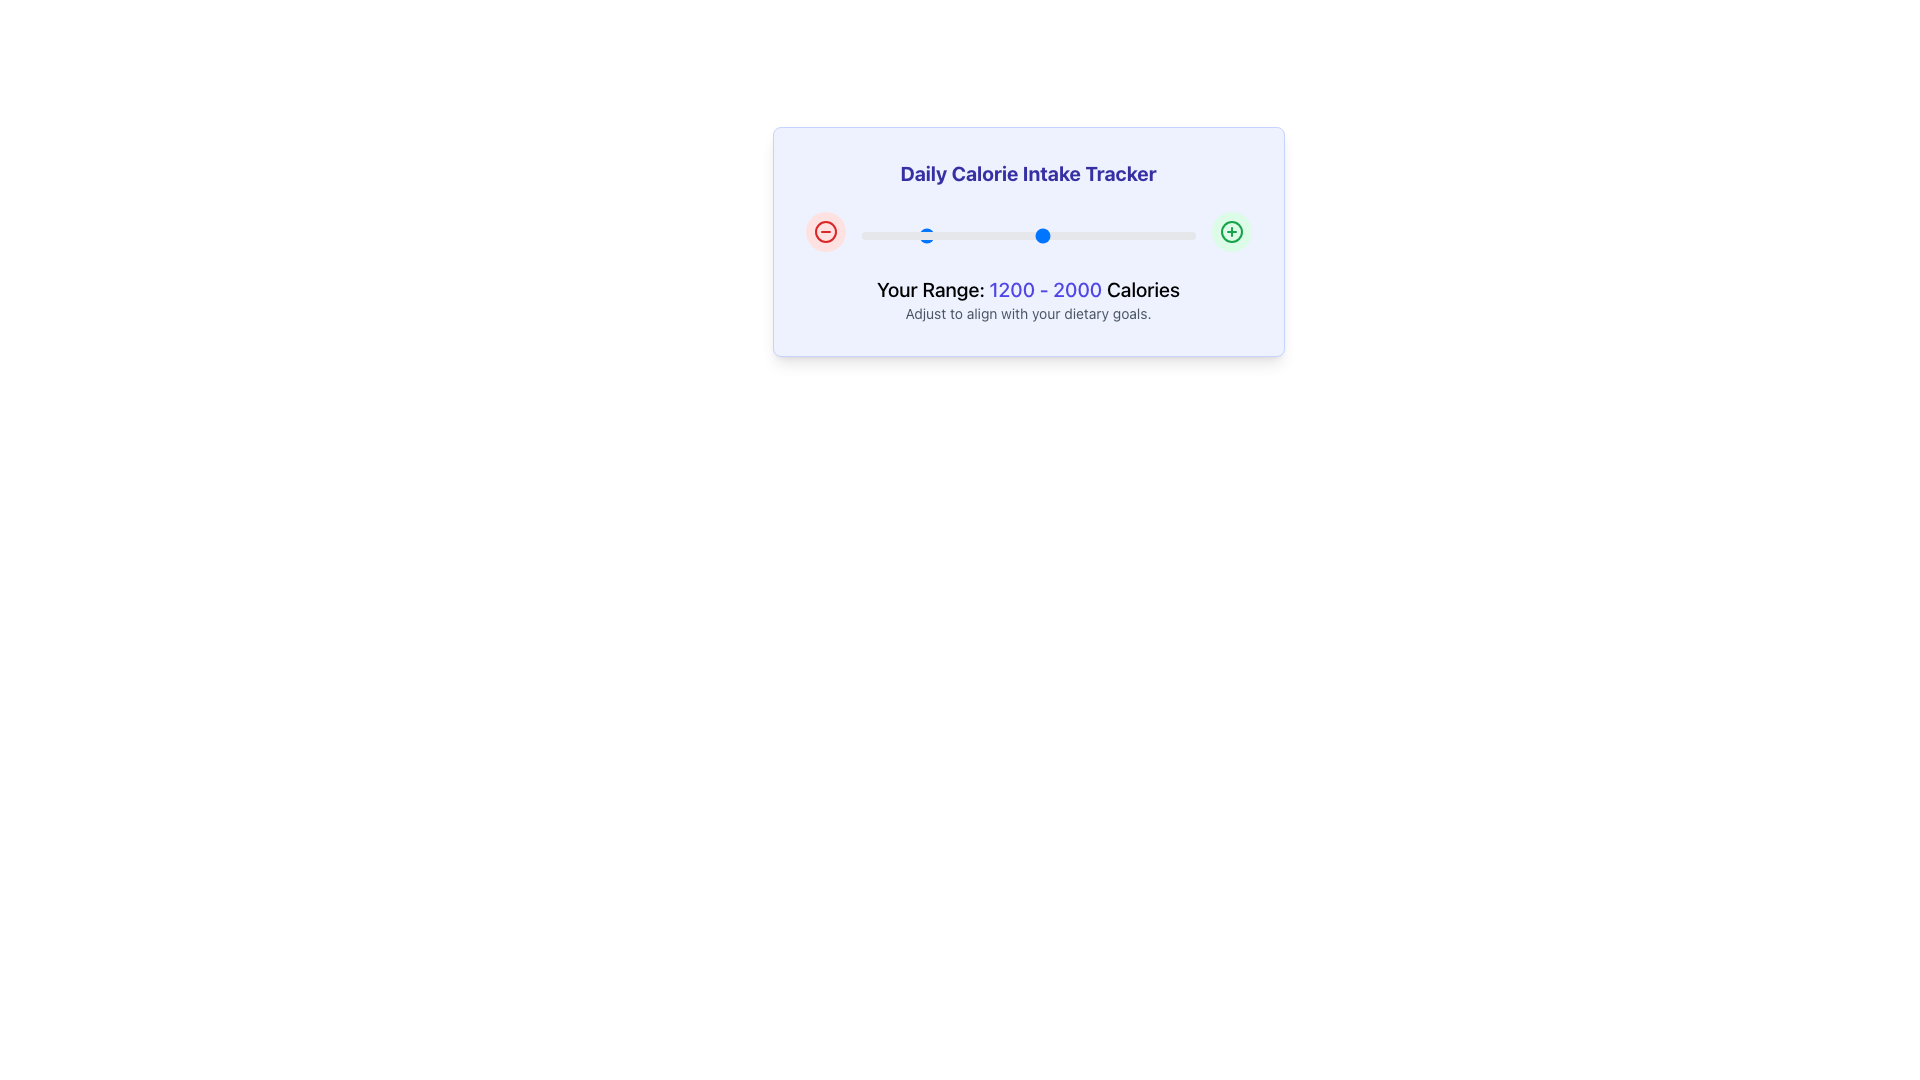 Image resolution: width=1920 pixels, height=1080 pixels. I want to click on the Text Label that provides auxiliary descriptive information about the calorie range displayed above, located directly beneath the larger calorie range text 'Your Range: 1200 - 2000 Calories', so click(1028, 313).